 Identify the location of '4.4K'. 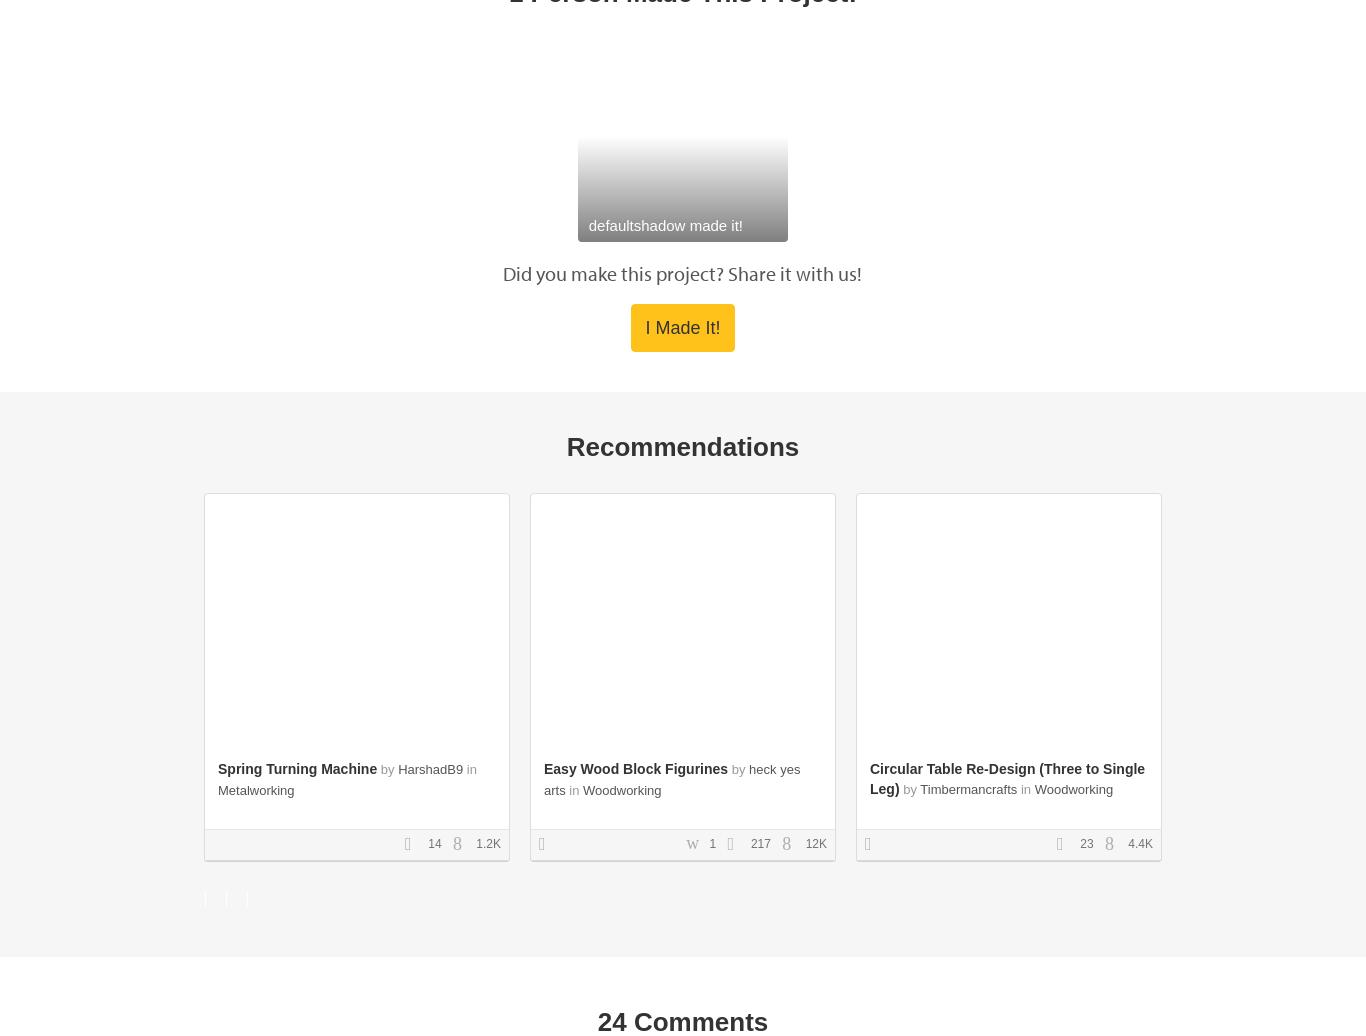
(1122, 842).